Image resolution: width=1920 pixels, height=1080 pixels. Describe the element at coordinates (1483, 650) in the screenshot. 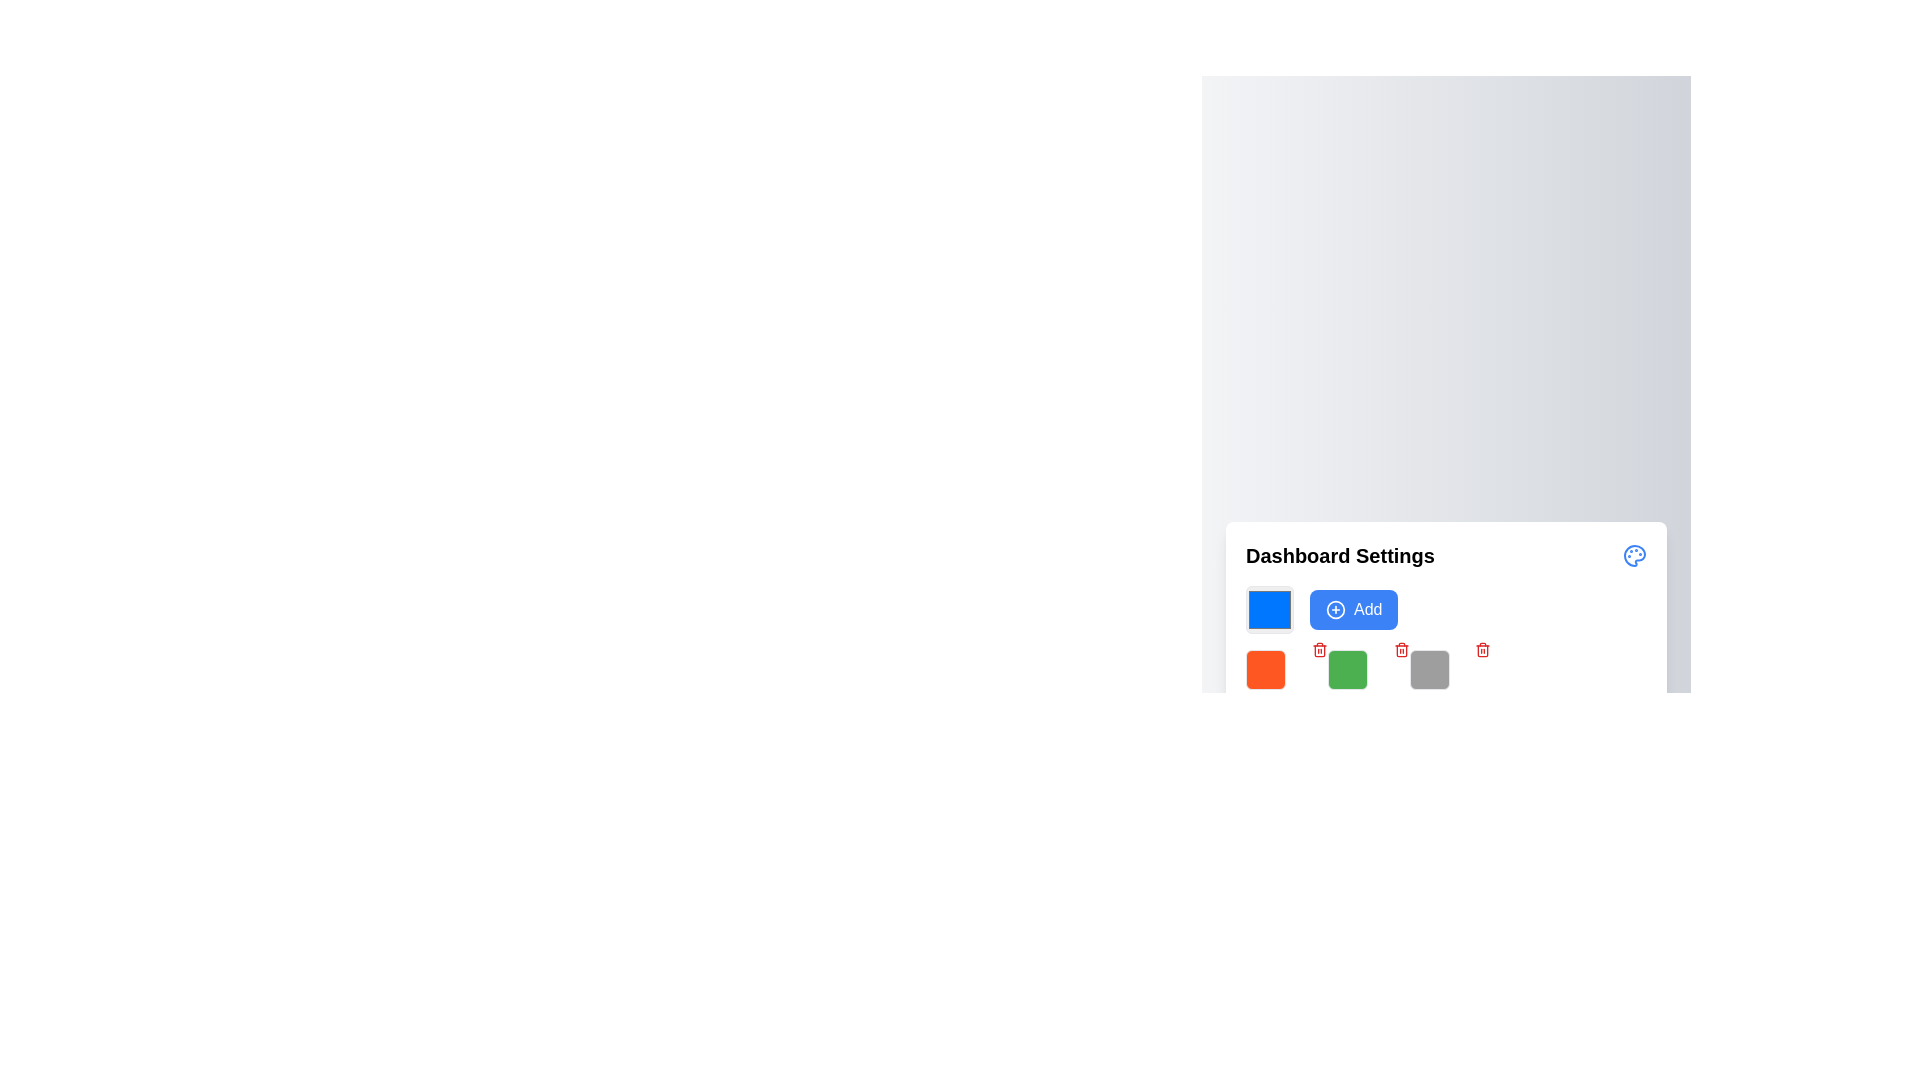

I see `the delete button with a trash can icon located in the top right corner of the gray square within the dashboard settings section` at that location.